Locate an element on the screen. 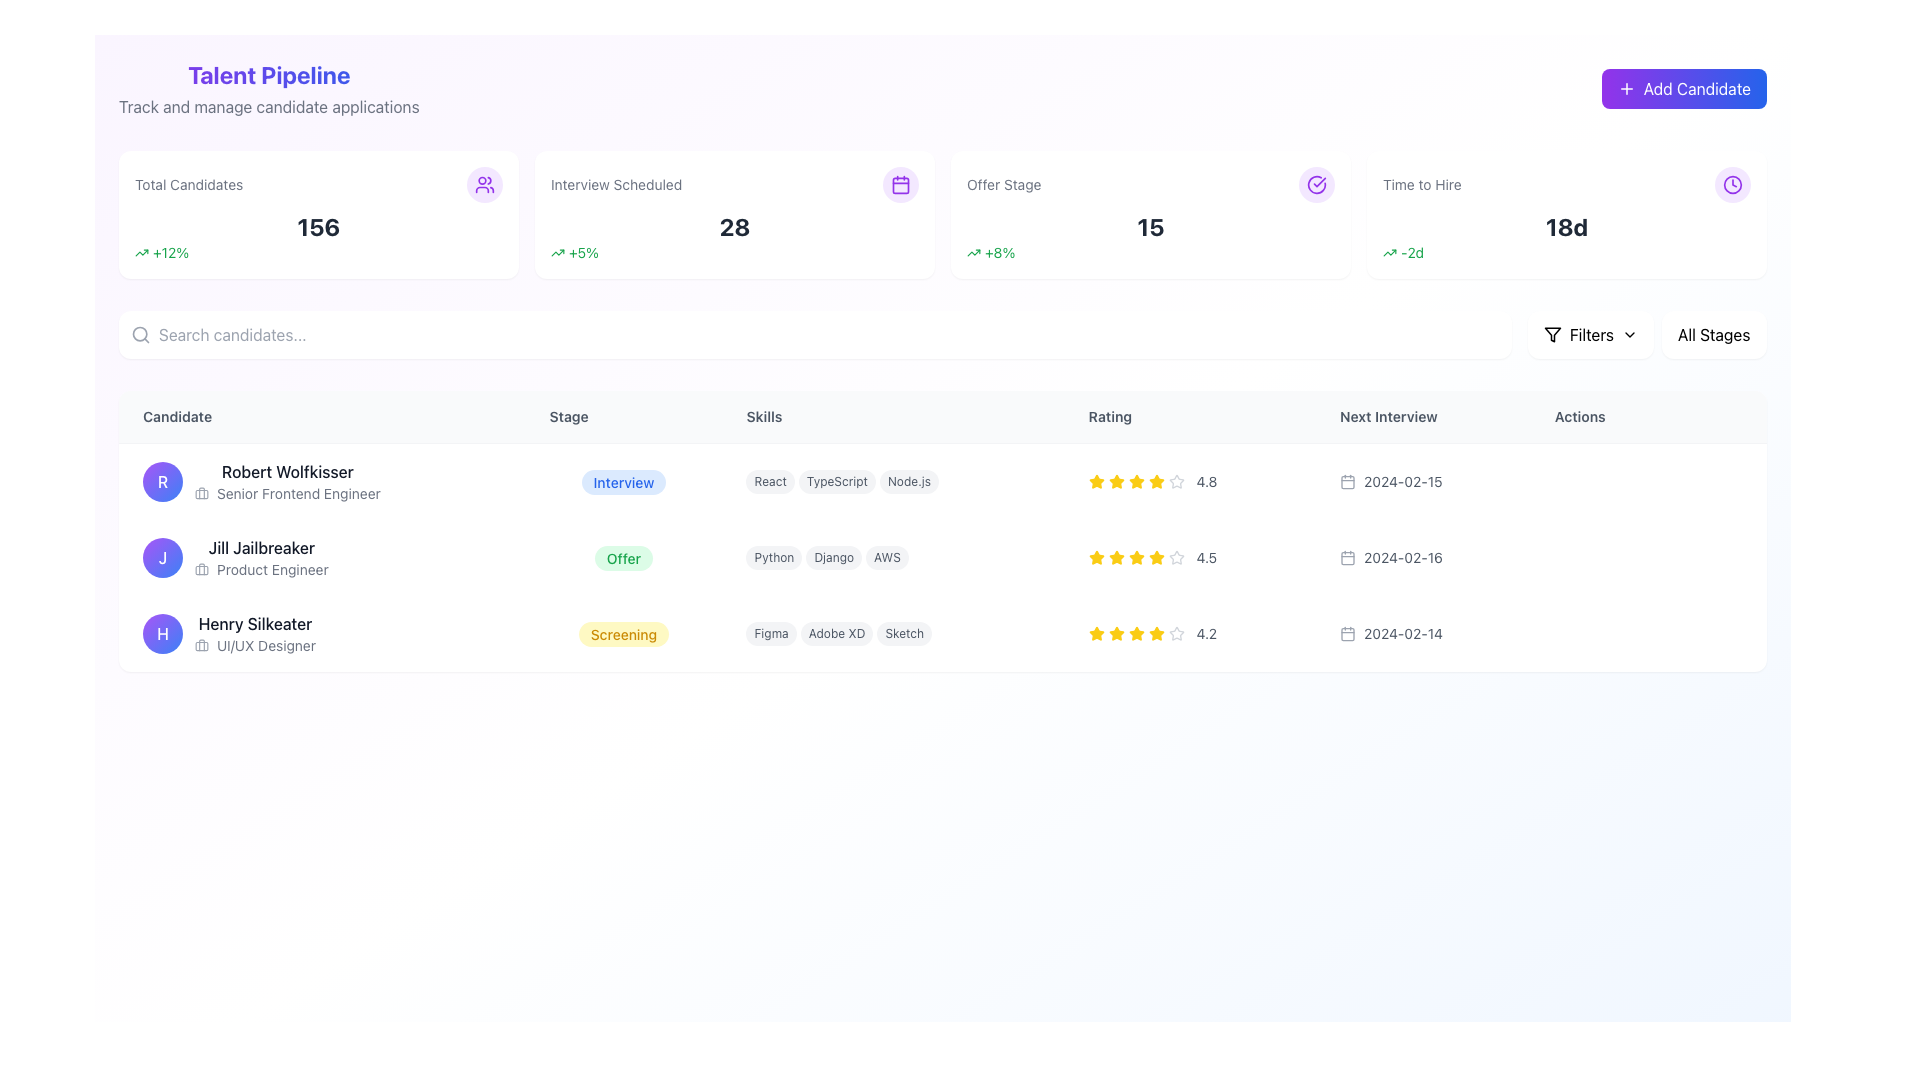  the pill-shaped UI component displaying the text 'React' with a gray background located in the 'Skills' column of the first row in the candidate table is located at coordinates (769, 482).